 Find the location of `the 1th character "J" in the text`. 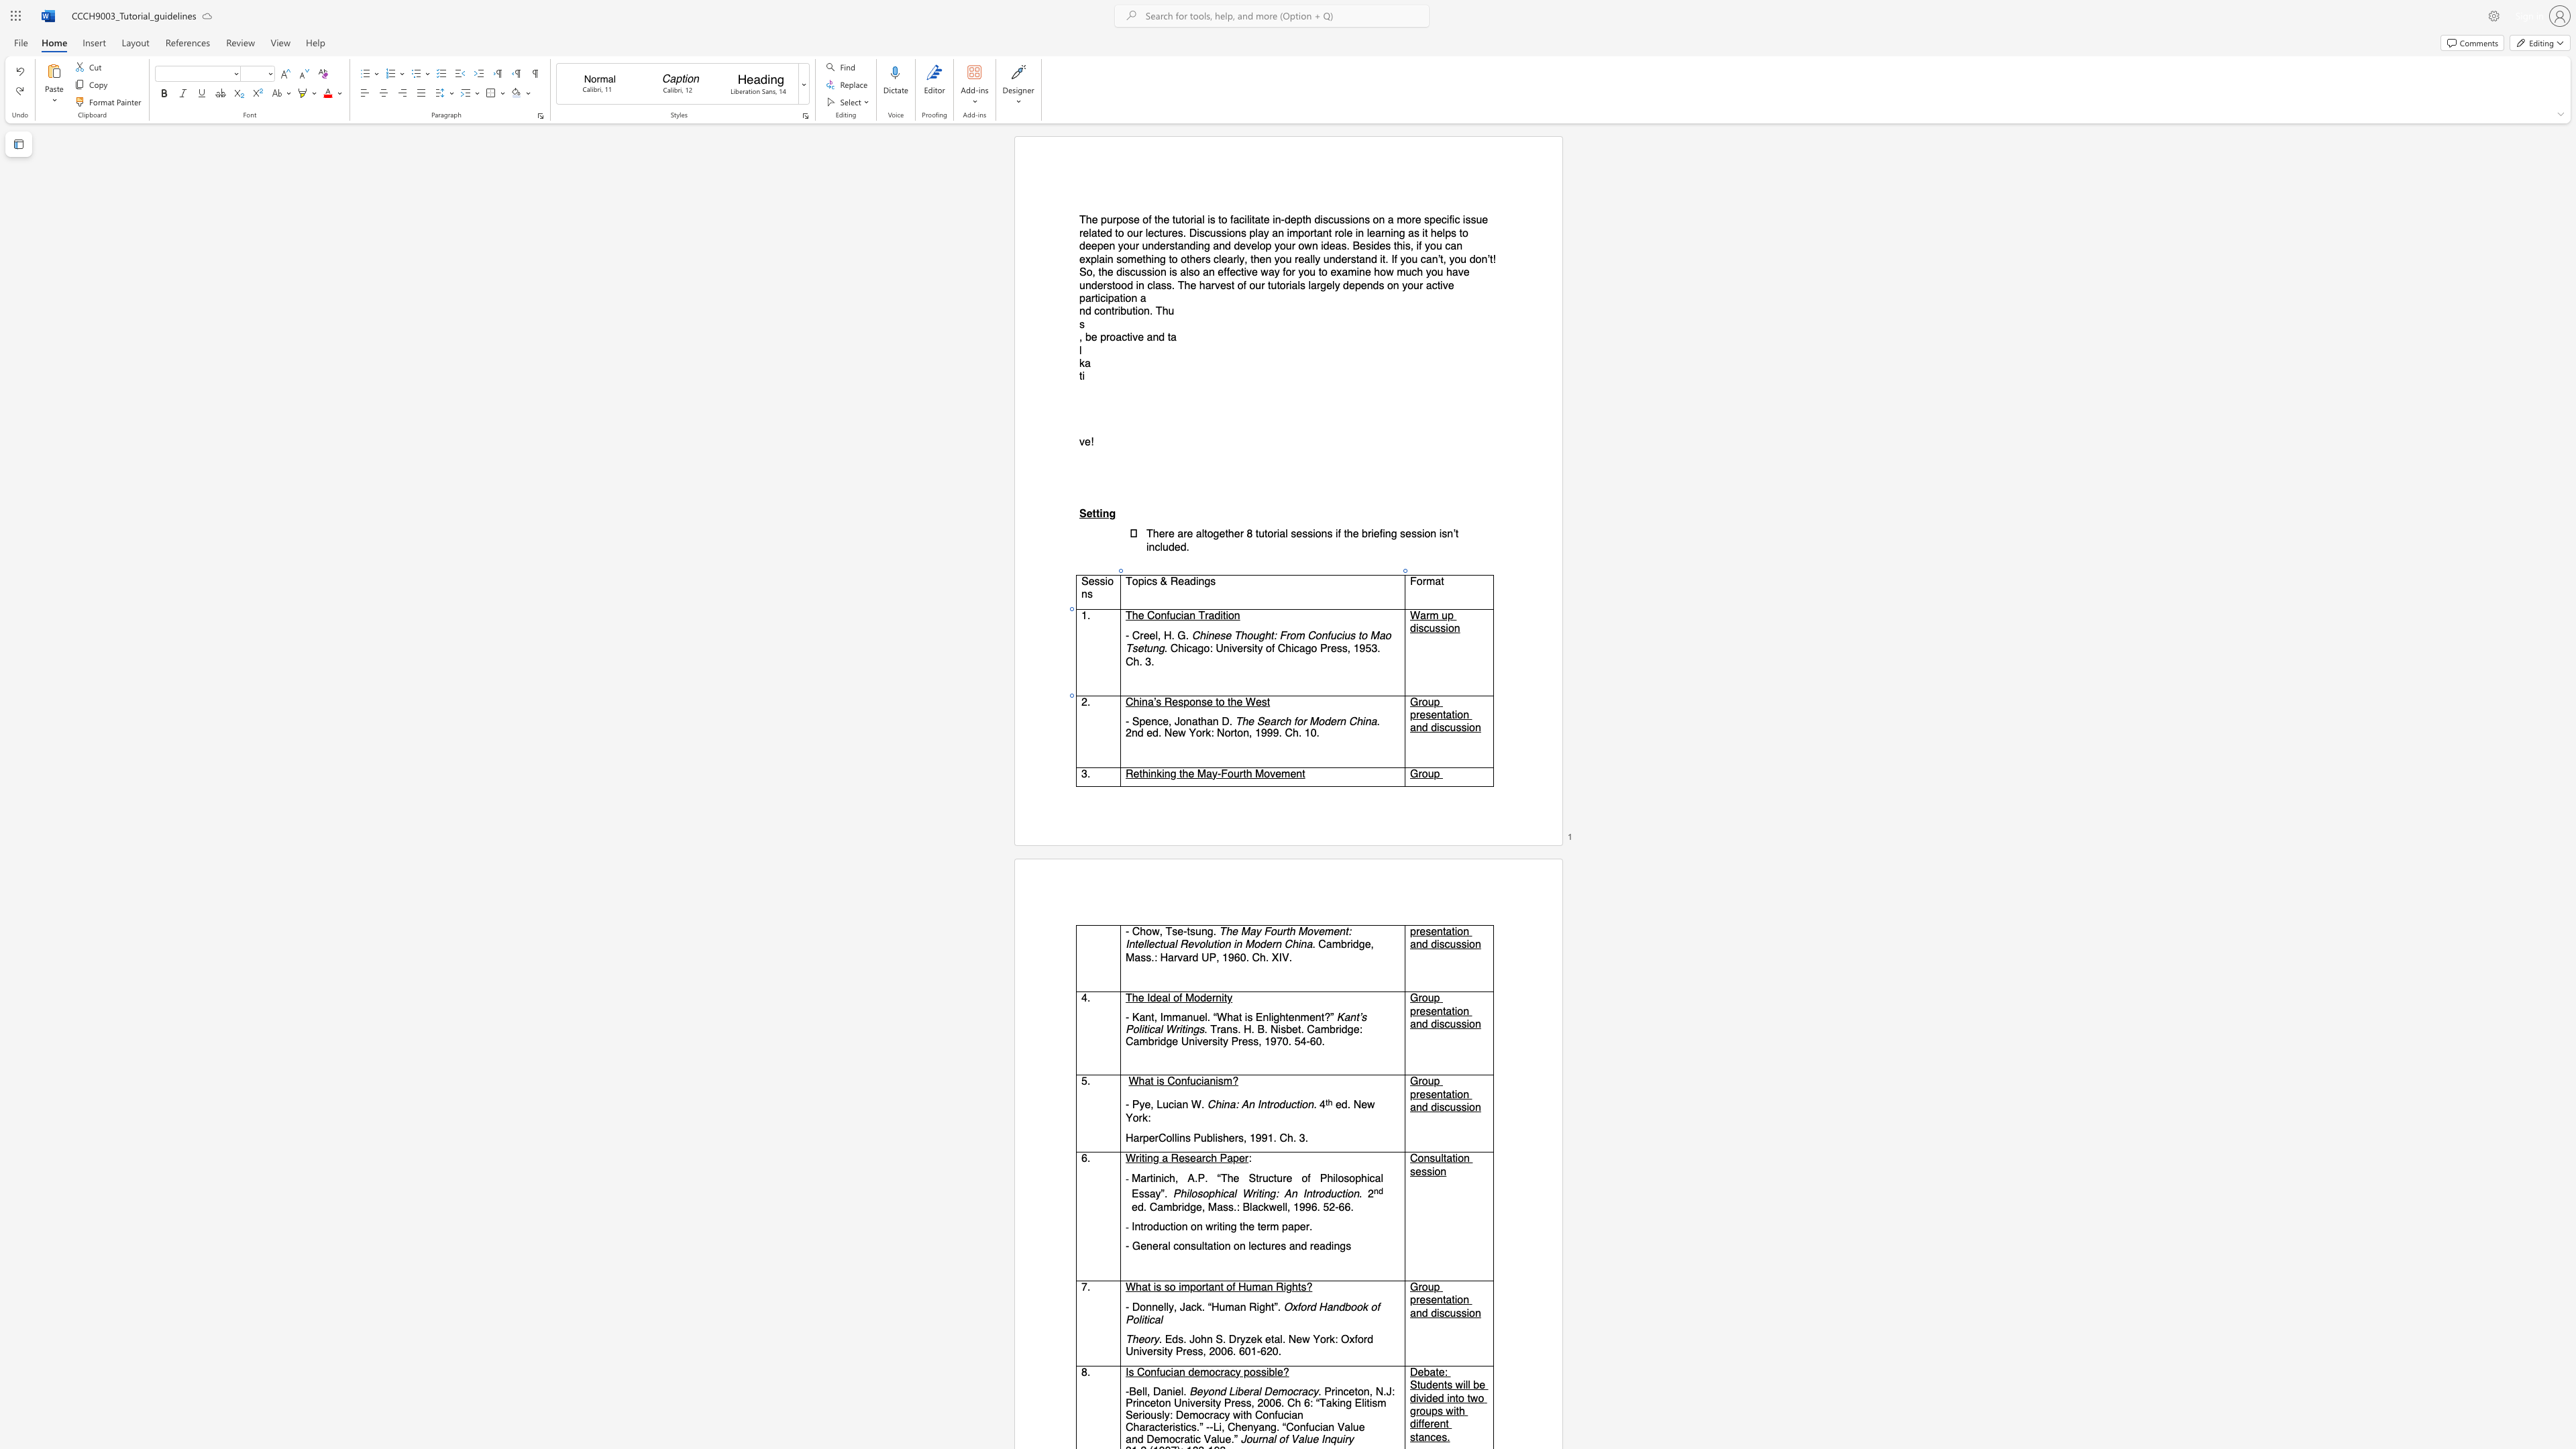

the 1th character "J" in the text is located at coordinates (1176, 720).